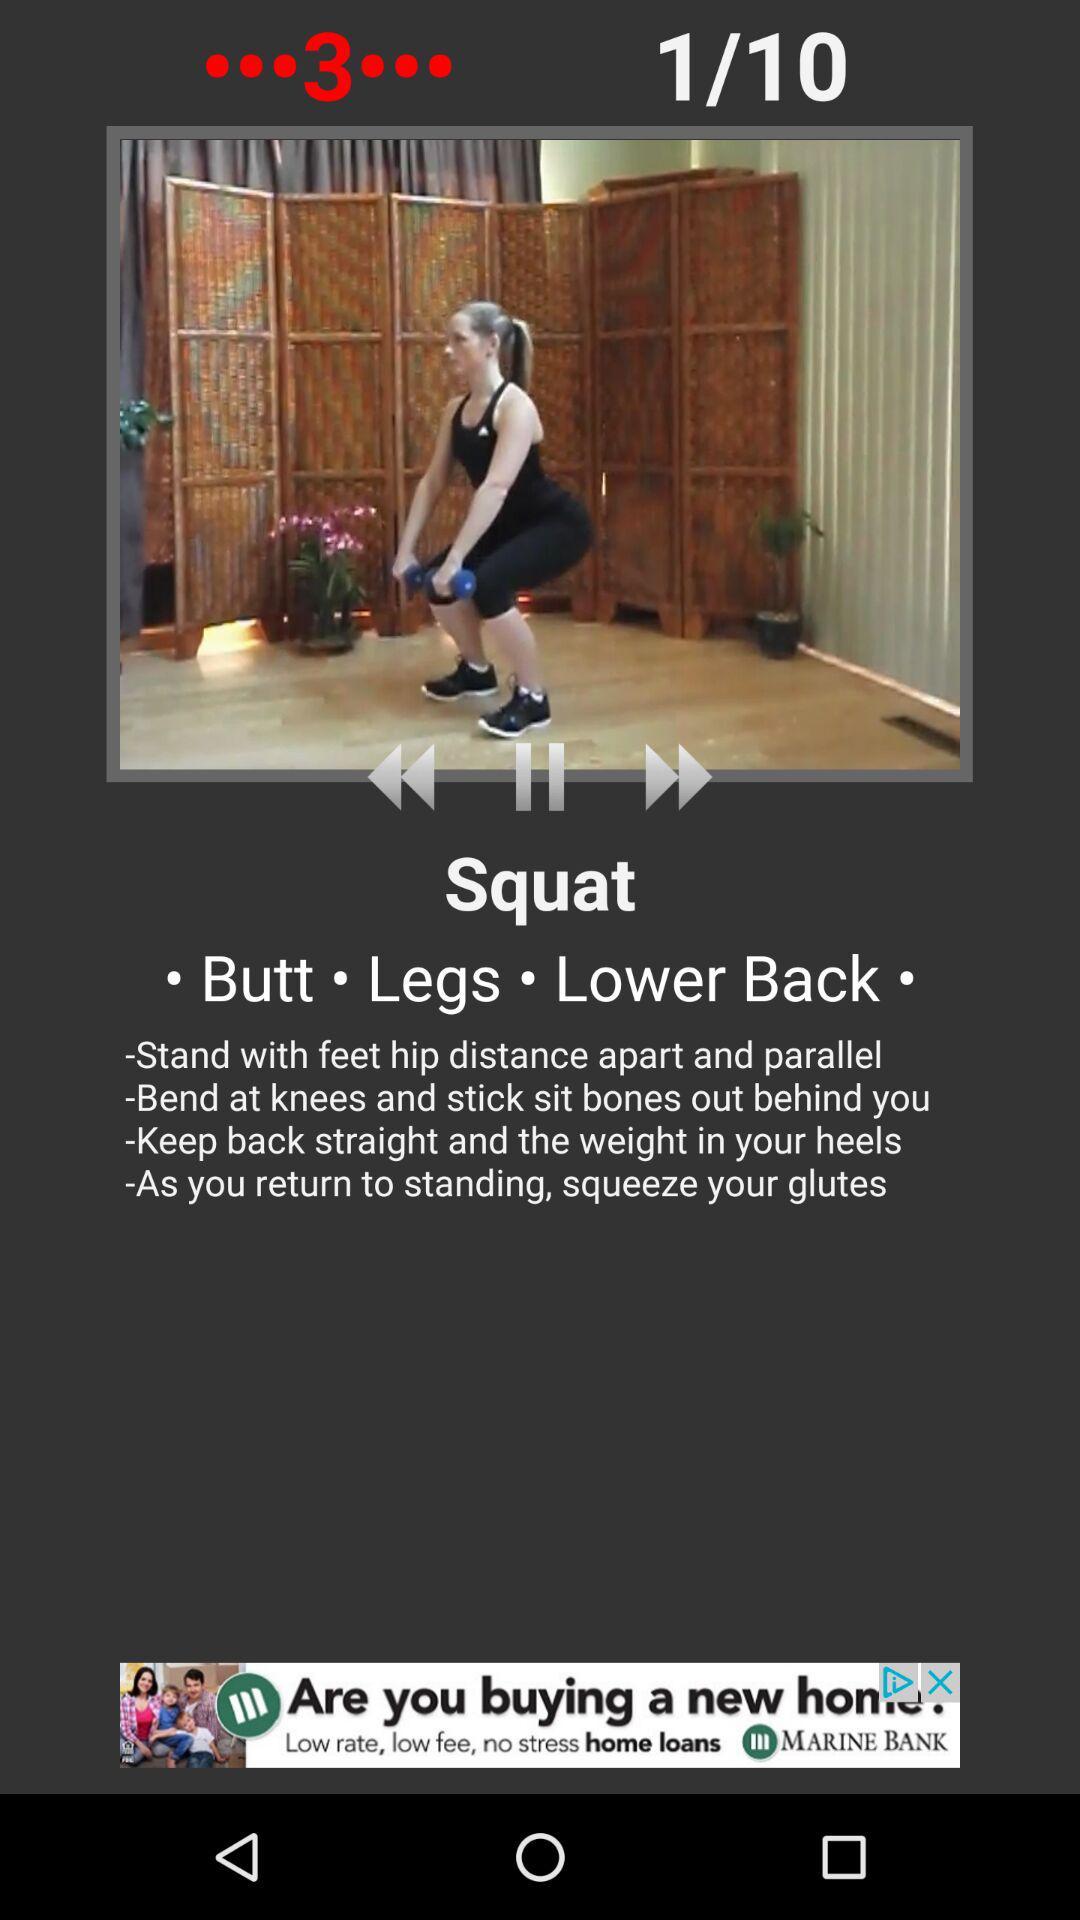 The width and height of the screenshot is (1080, 1920). Describe the element at coordinates (671, 776) in the screenshot. I see `forward` at that location.